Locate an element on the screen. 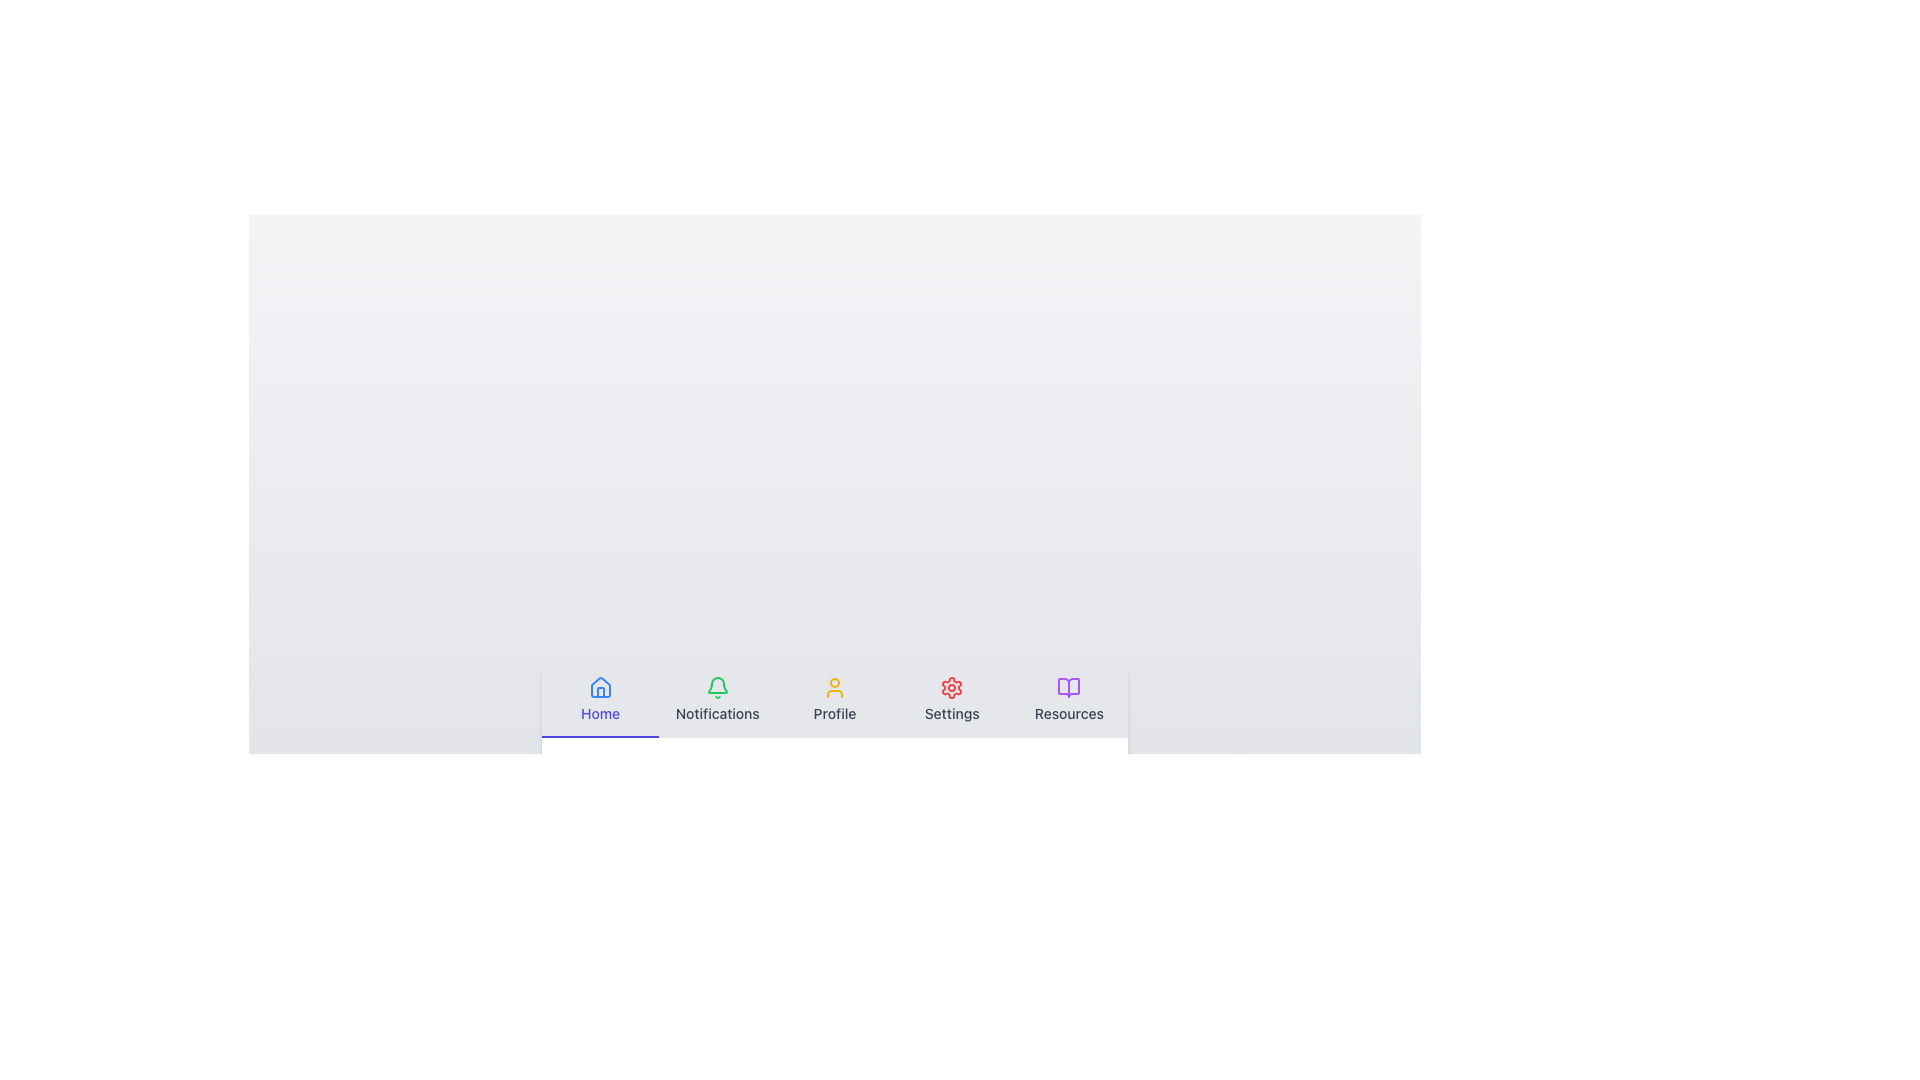 The height and width of the screenshot is (1080, 1920). the Navigation tab that is the third tab from the left in the navigation bar, which likely navigates to the profile page or section is located at coordinates (835, 700).